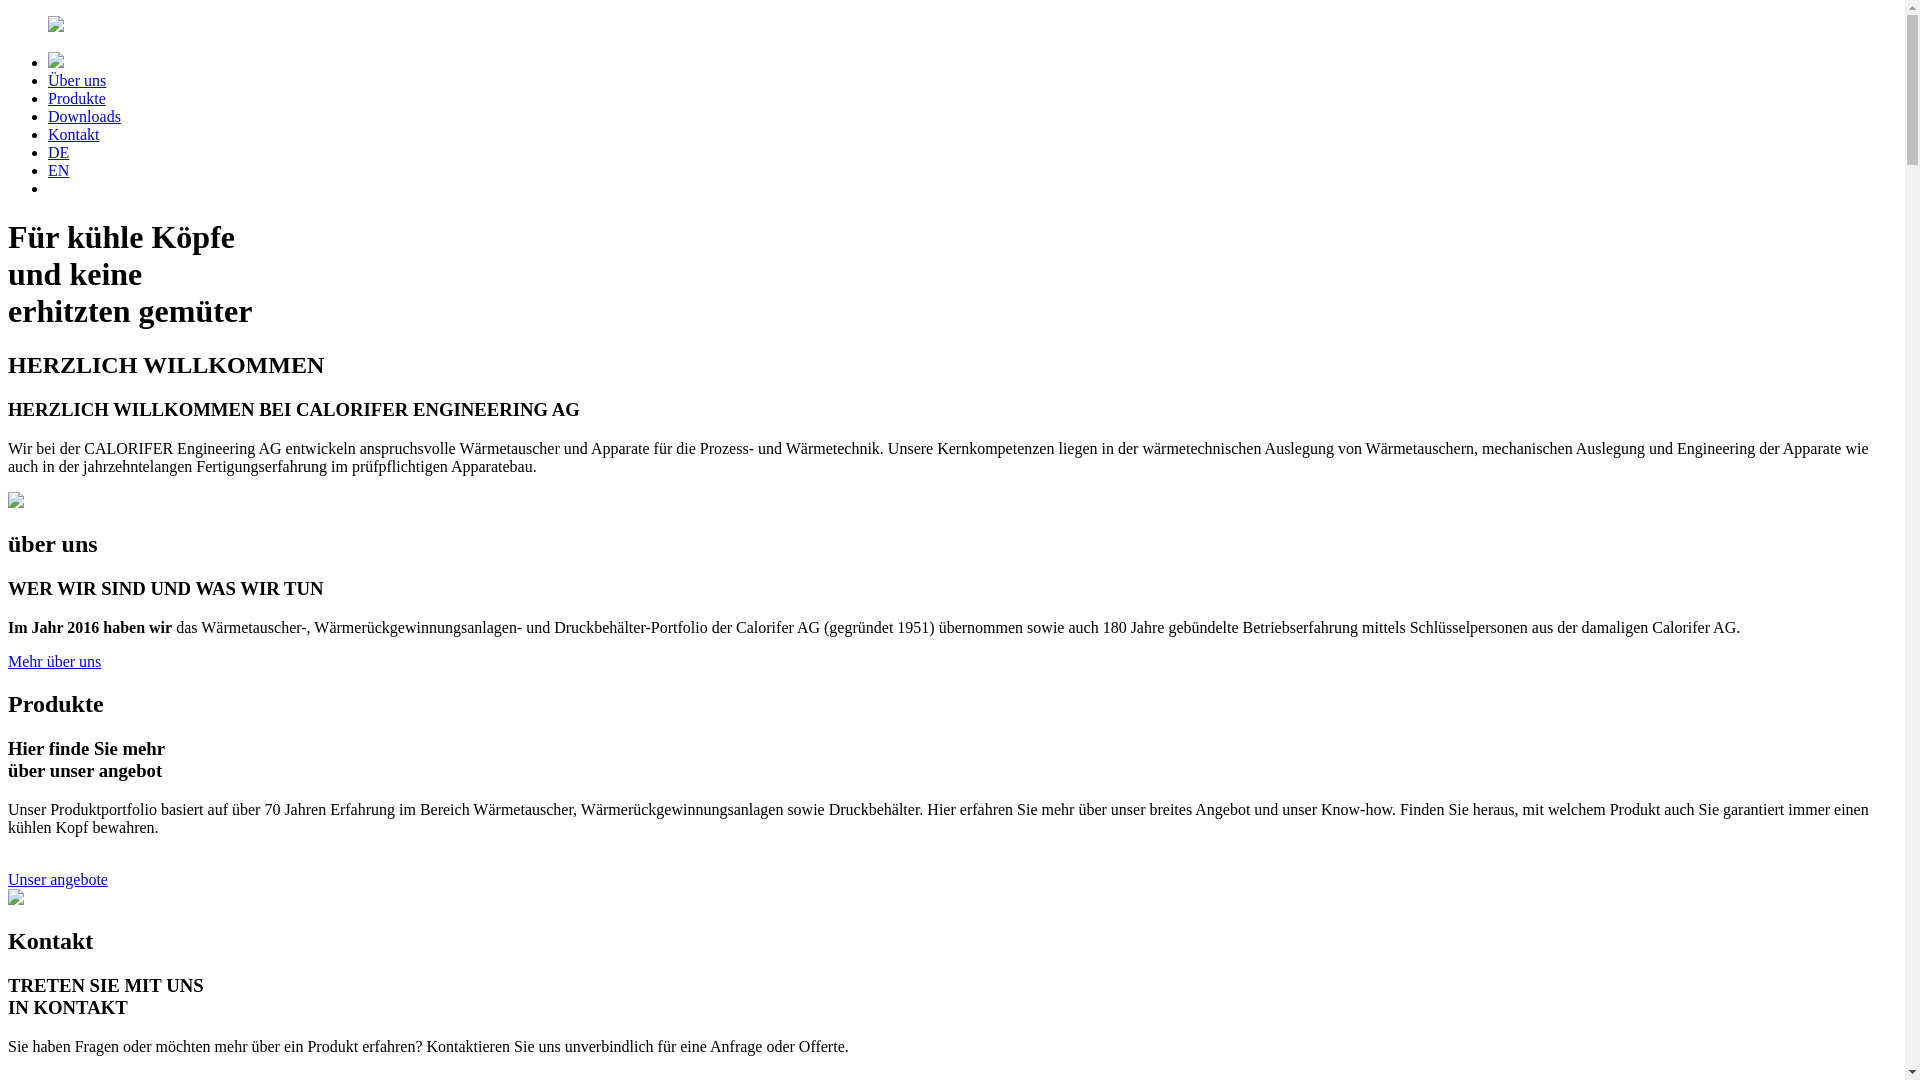 The width and height of the screenshot is (1920, 1080). I want to click on 'Unser angebote', so click(8, 878).